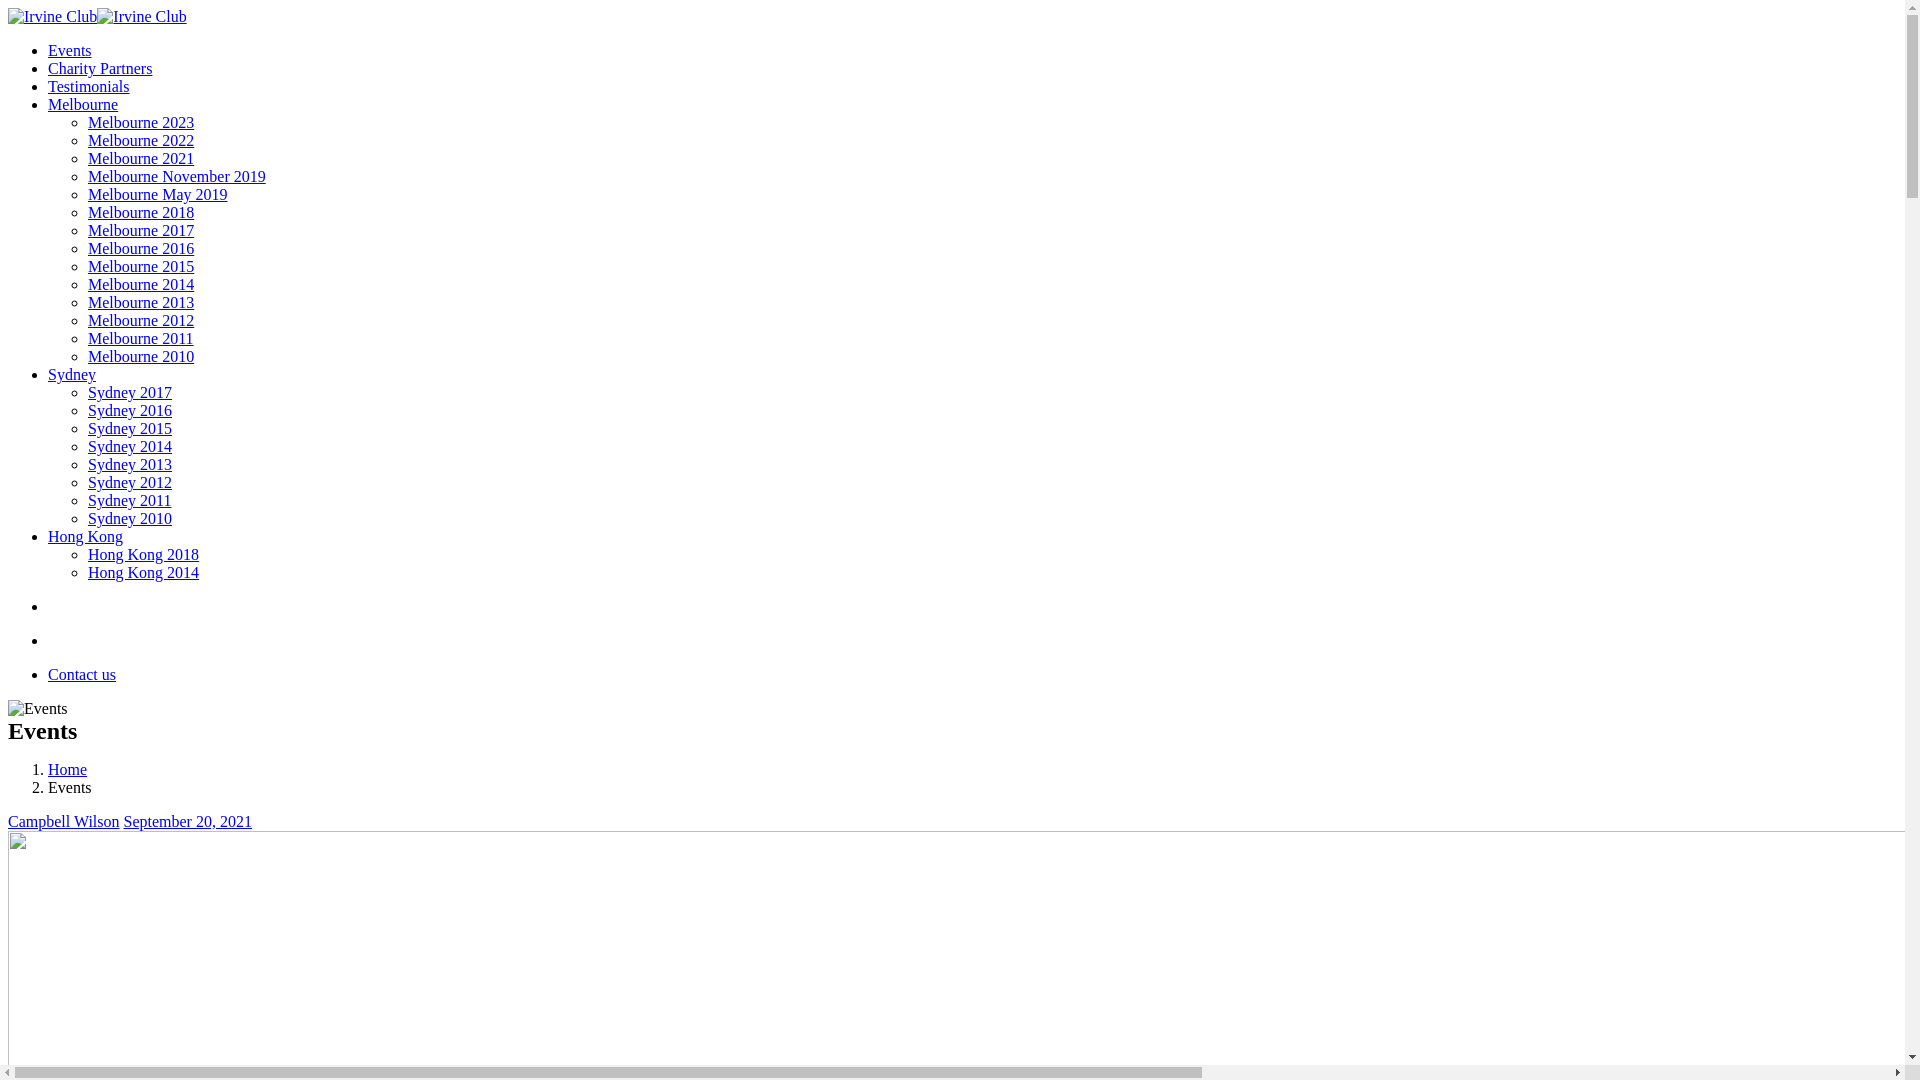 This screenshot has height=1080, width=1920. Describe the element at coordinates (139, 319) in the screenshot. I see `'Melbourne 2012'` at that location.